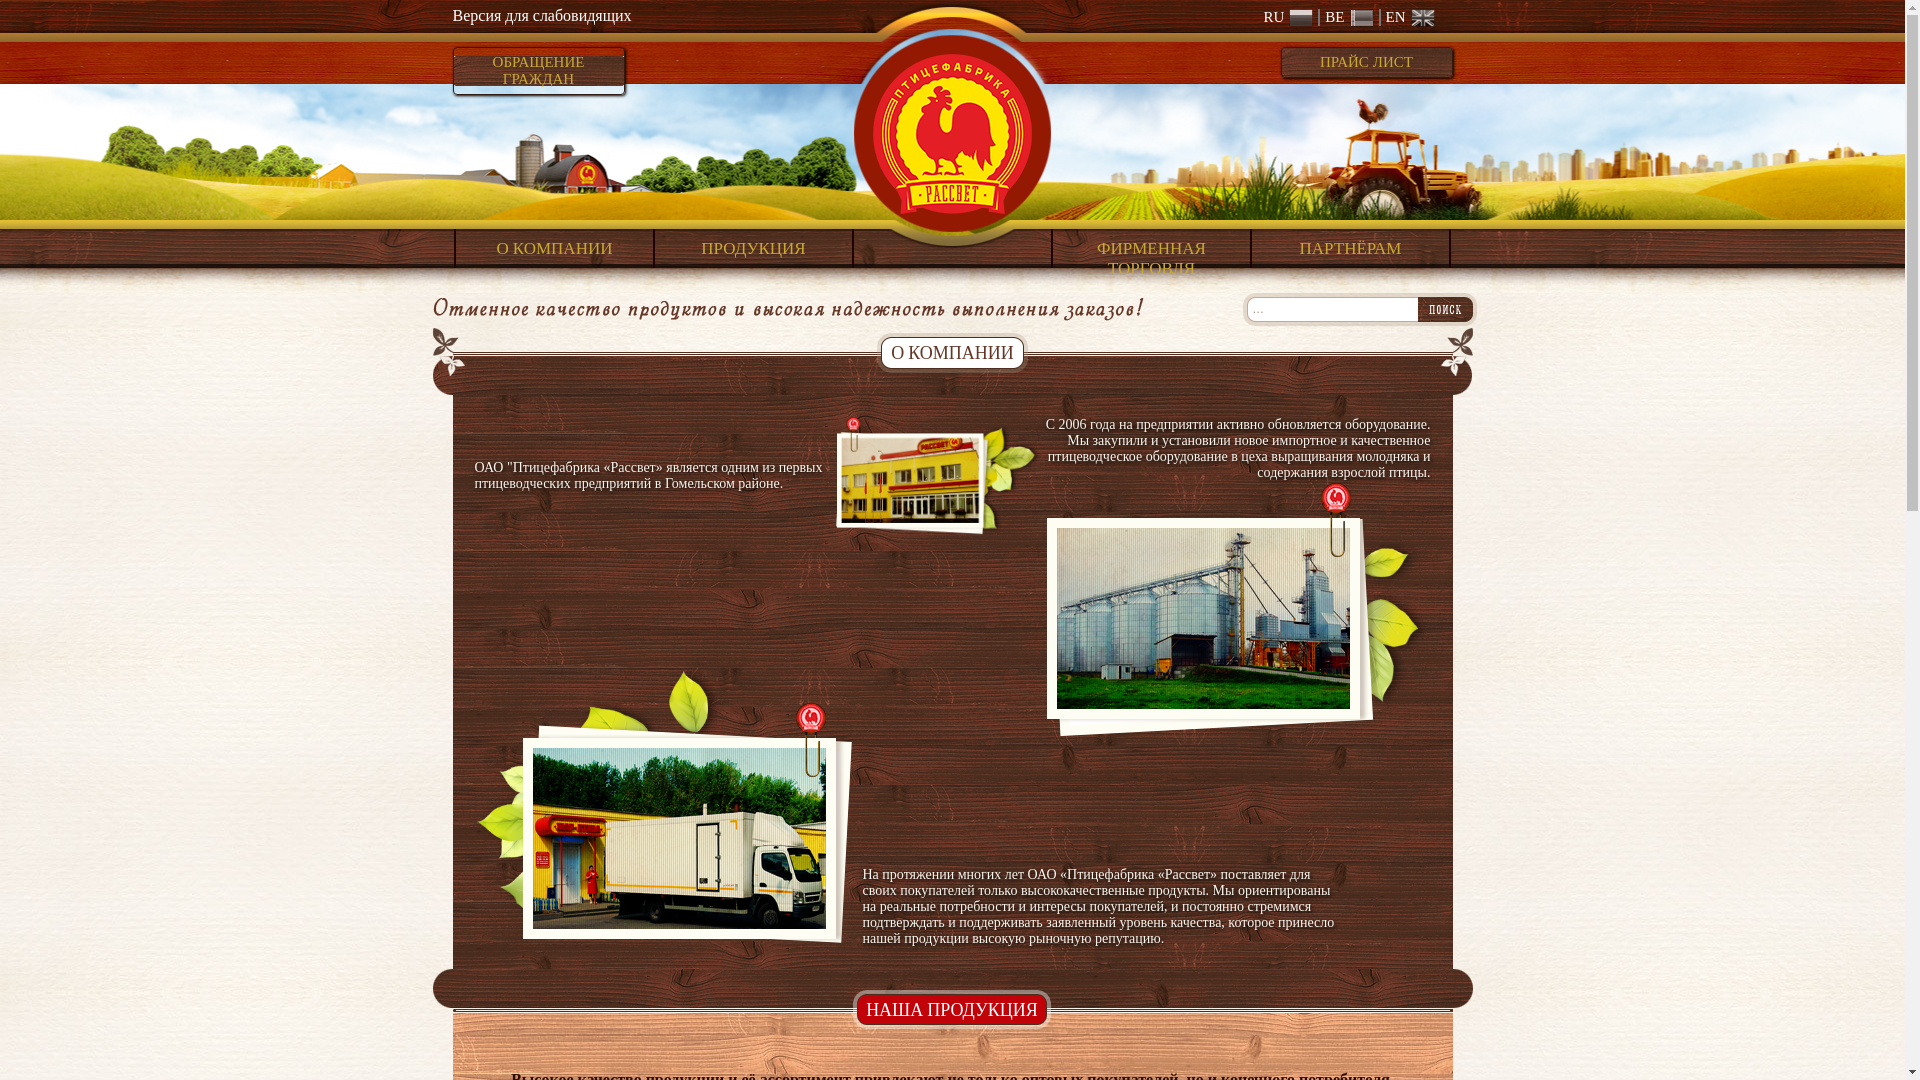  I want to click on 'EN', so click(1405, 17).